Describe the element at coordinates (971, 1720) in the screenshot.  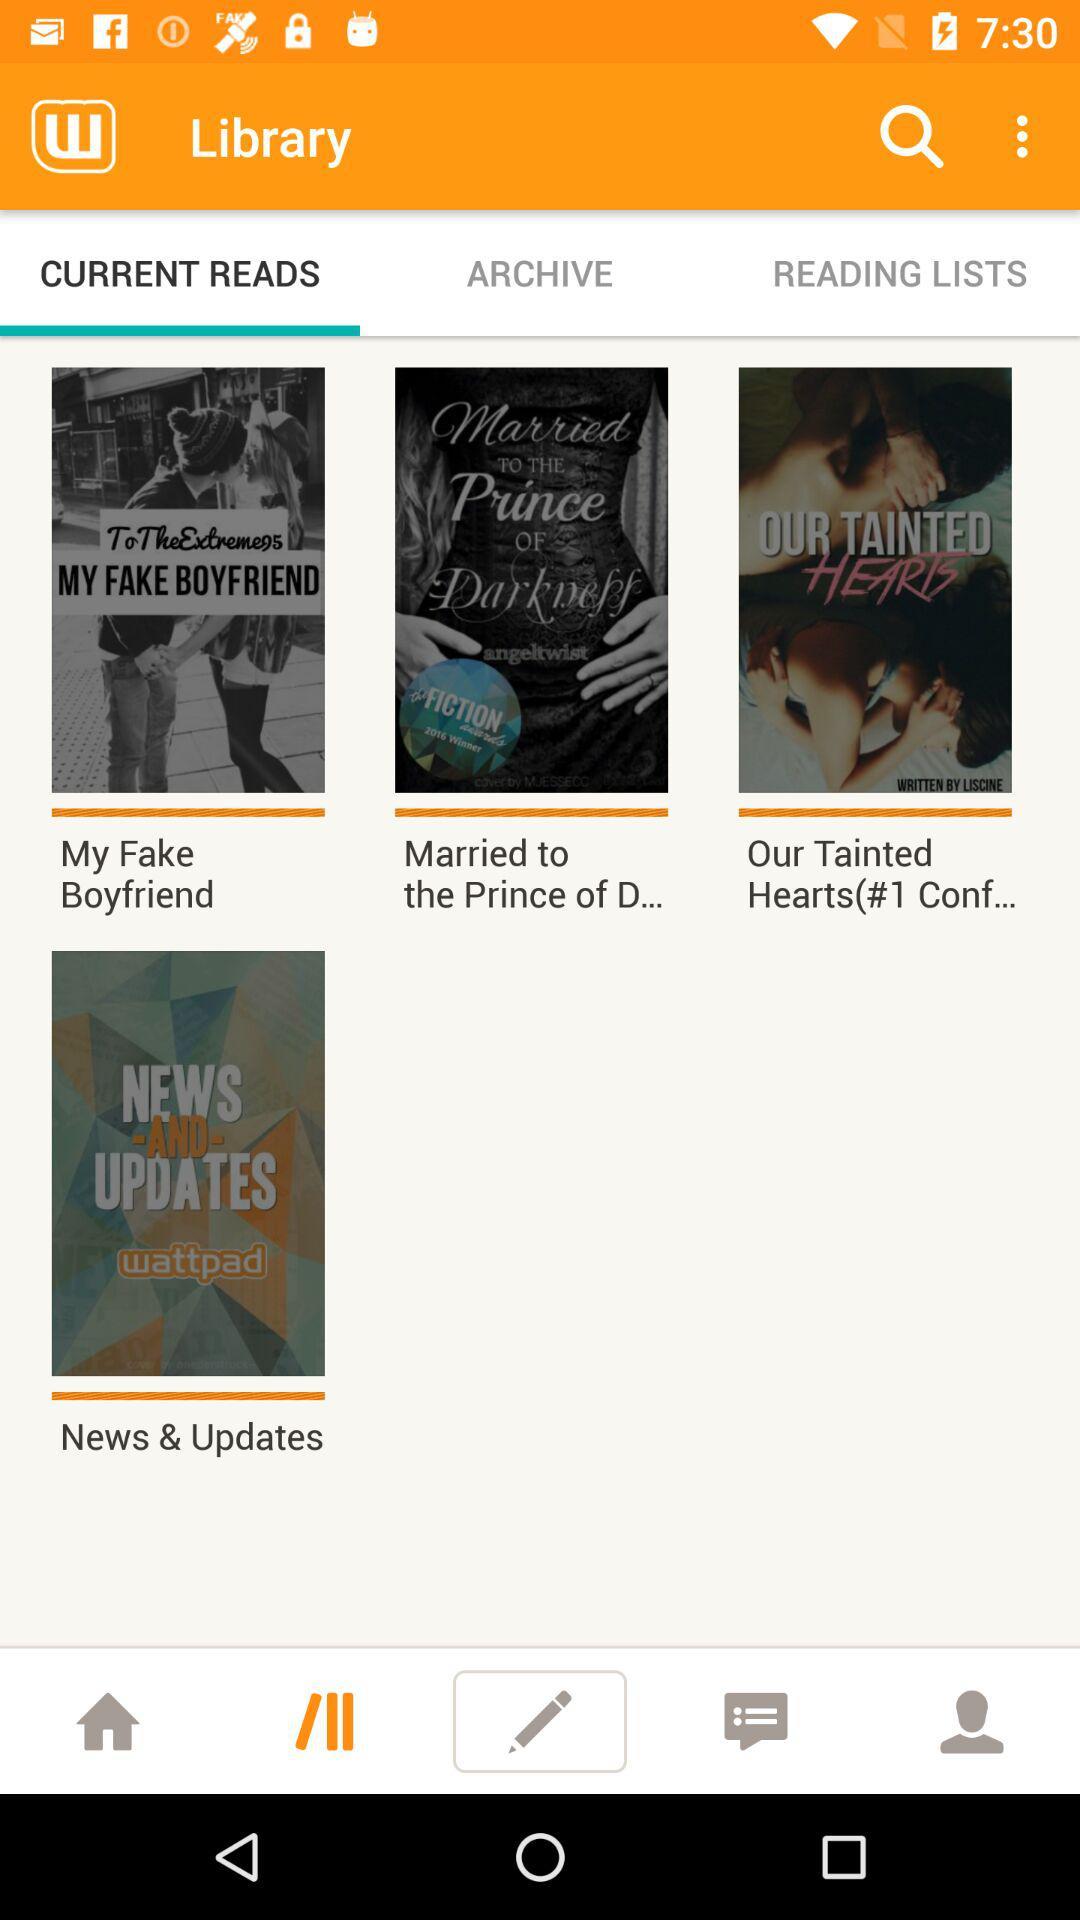
I see `the avatar icon` at that location.